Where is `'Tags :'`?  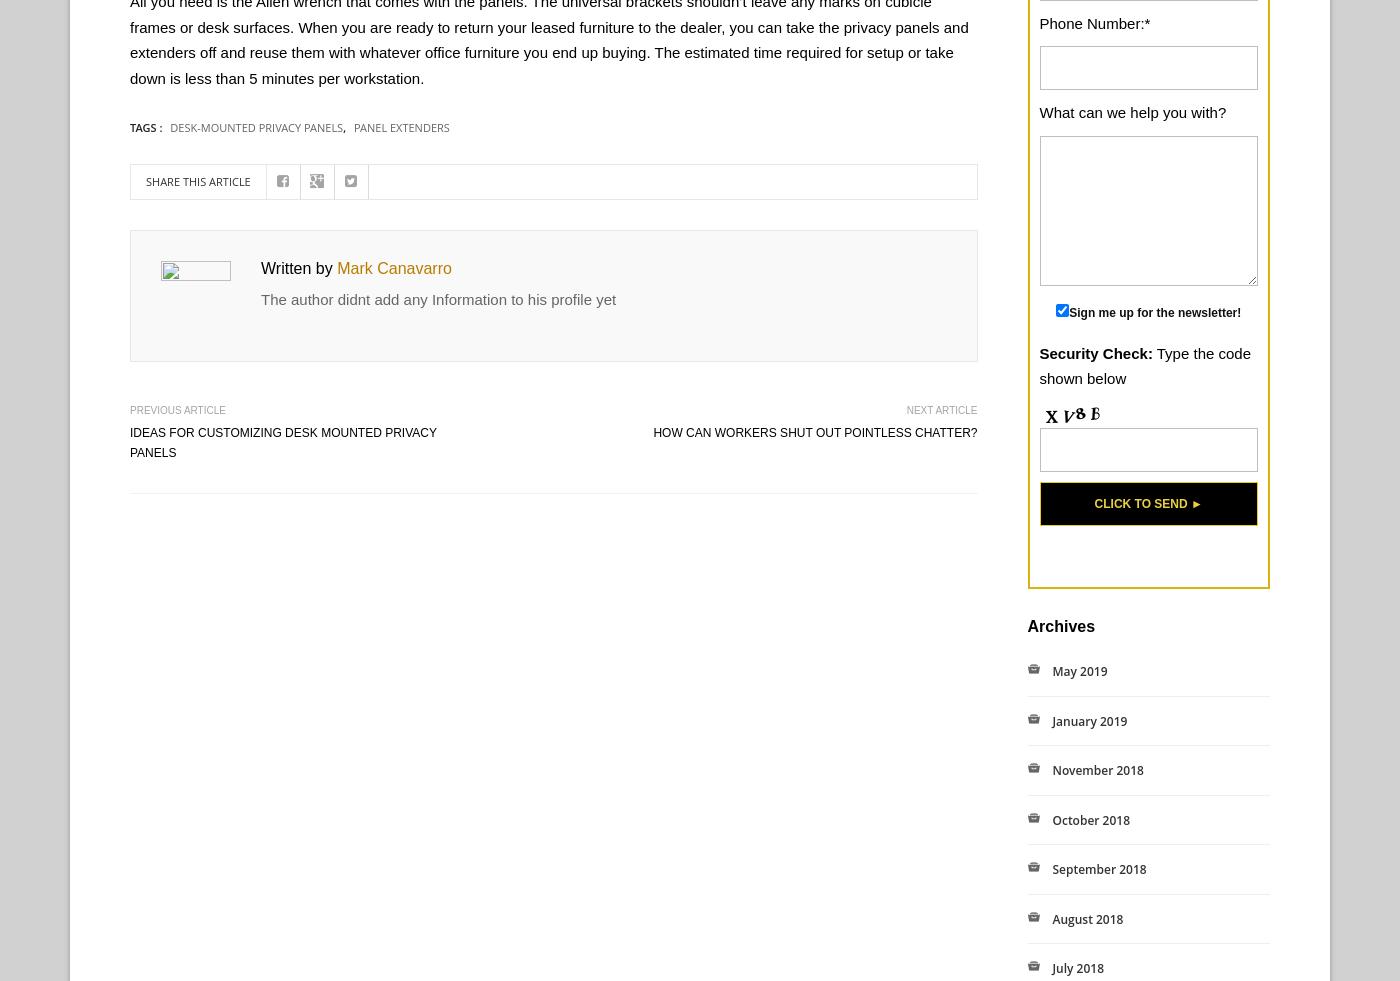
'Tags :' is located at coordinates (147, 126).